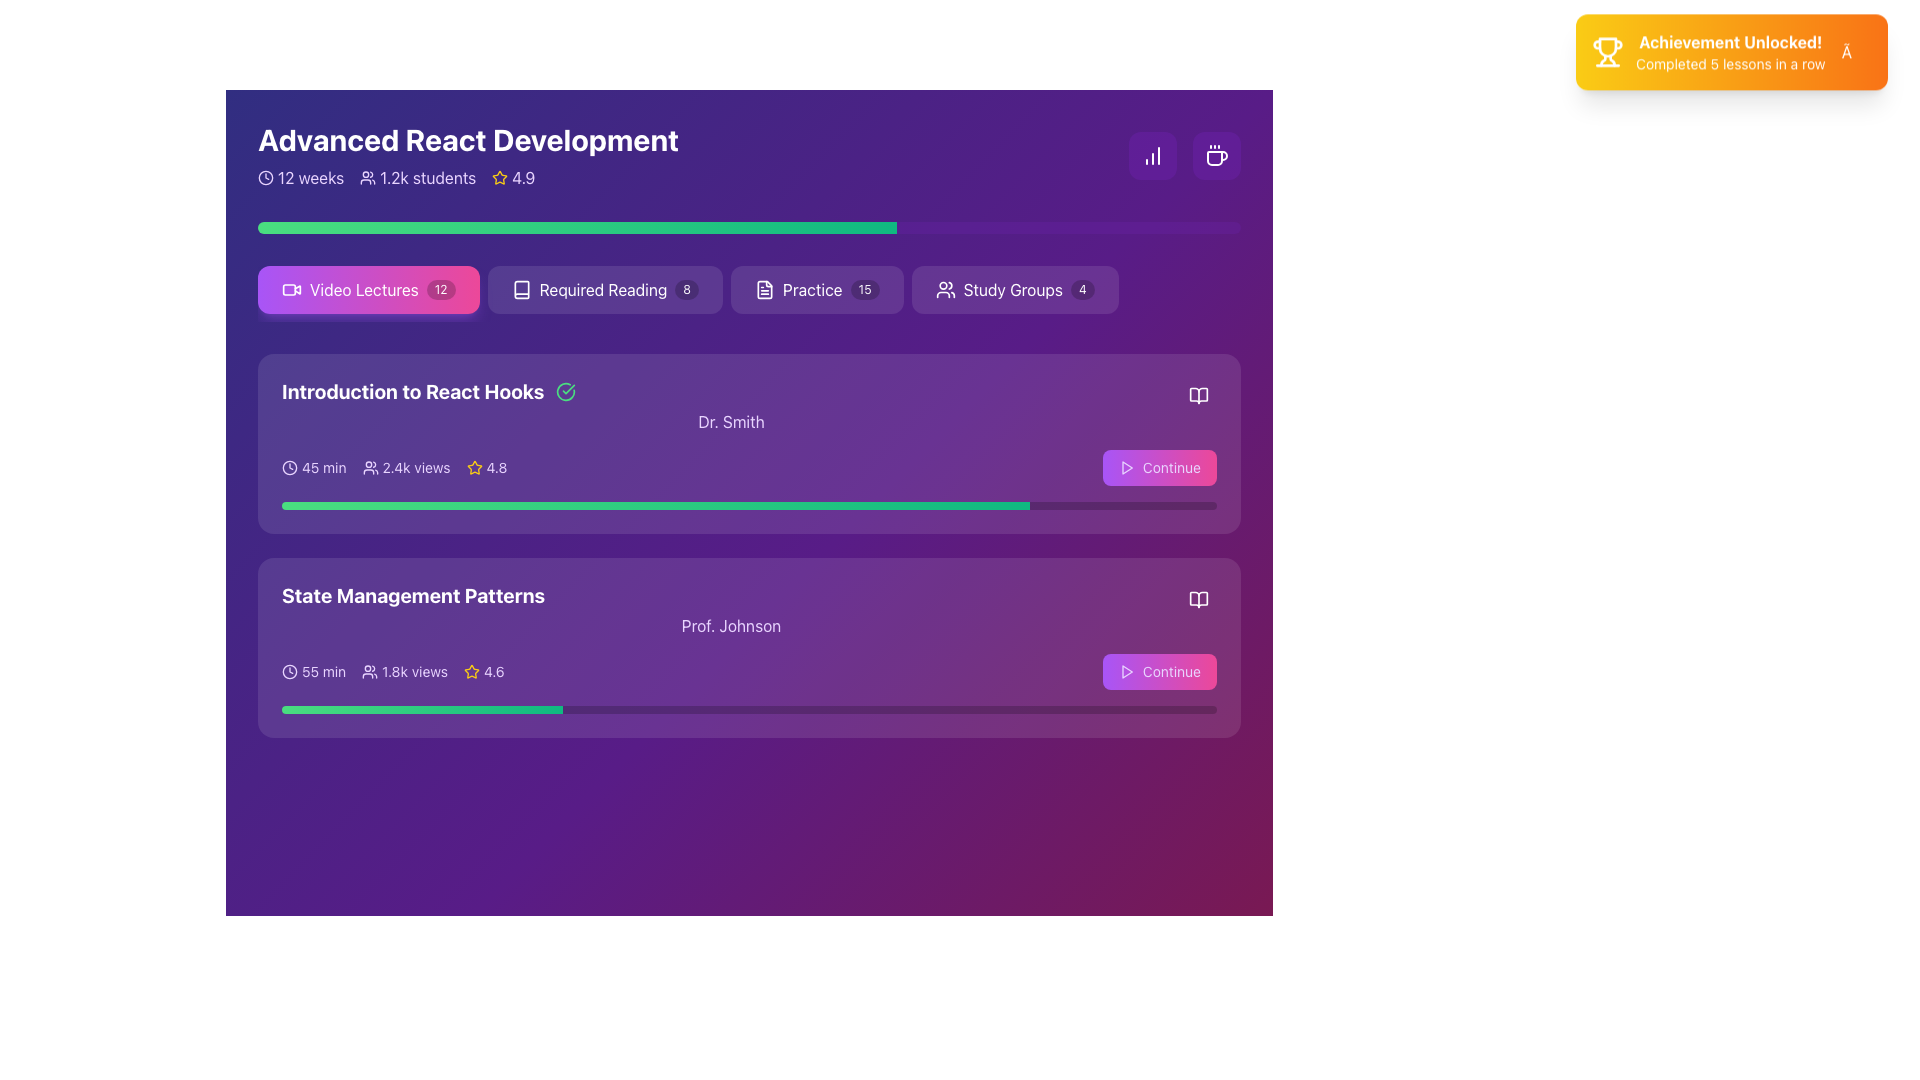 The height and width of the screenshot is (1080, 1920). Describe the element at coordinates (565, 504) in the screenshot. I see `slider value` at that location.